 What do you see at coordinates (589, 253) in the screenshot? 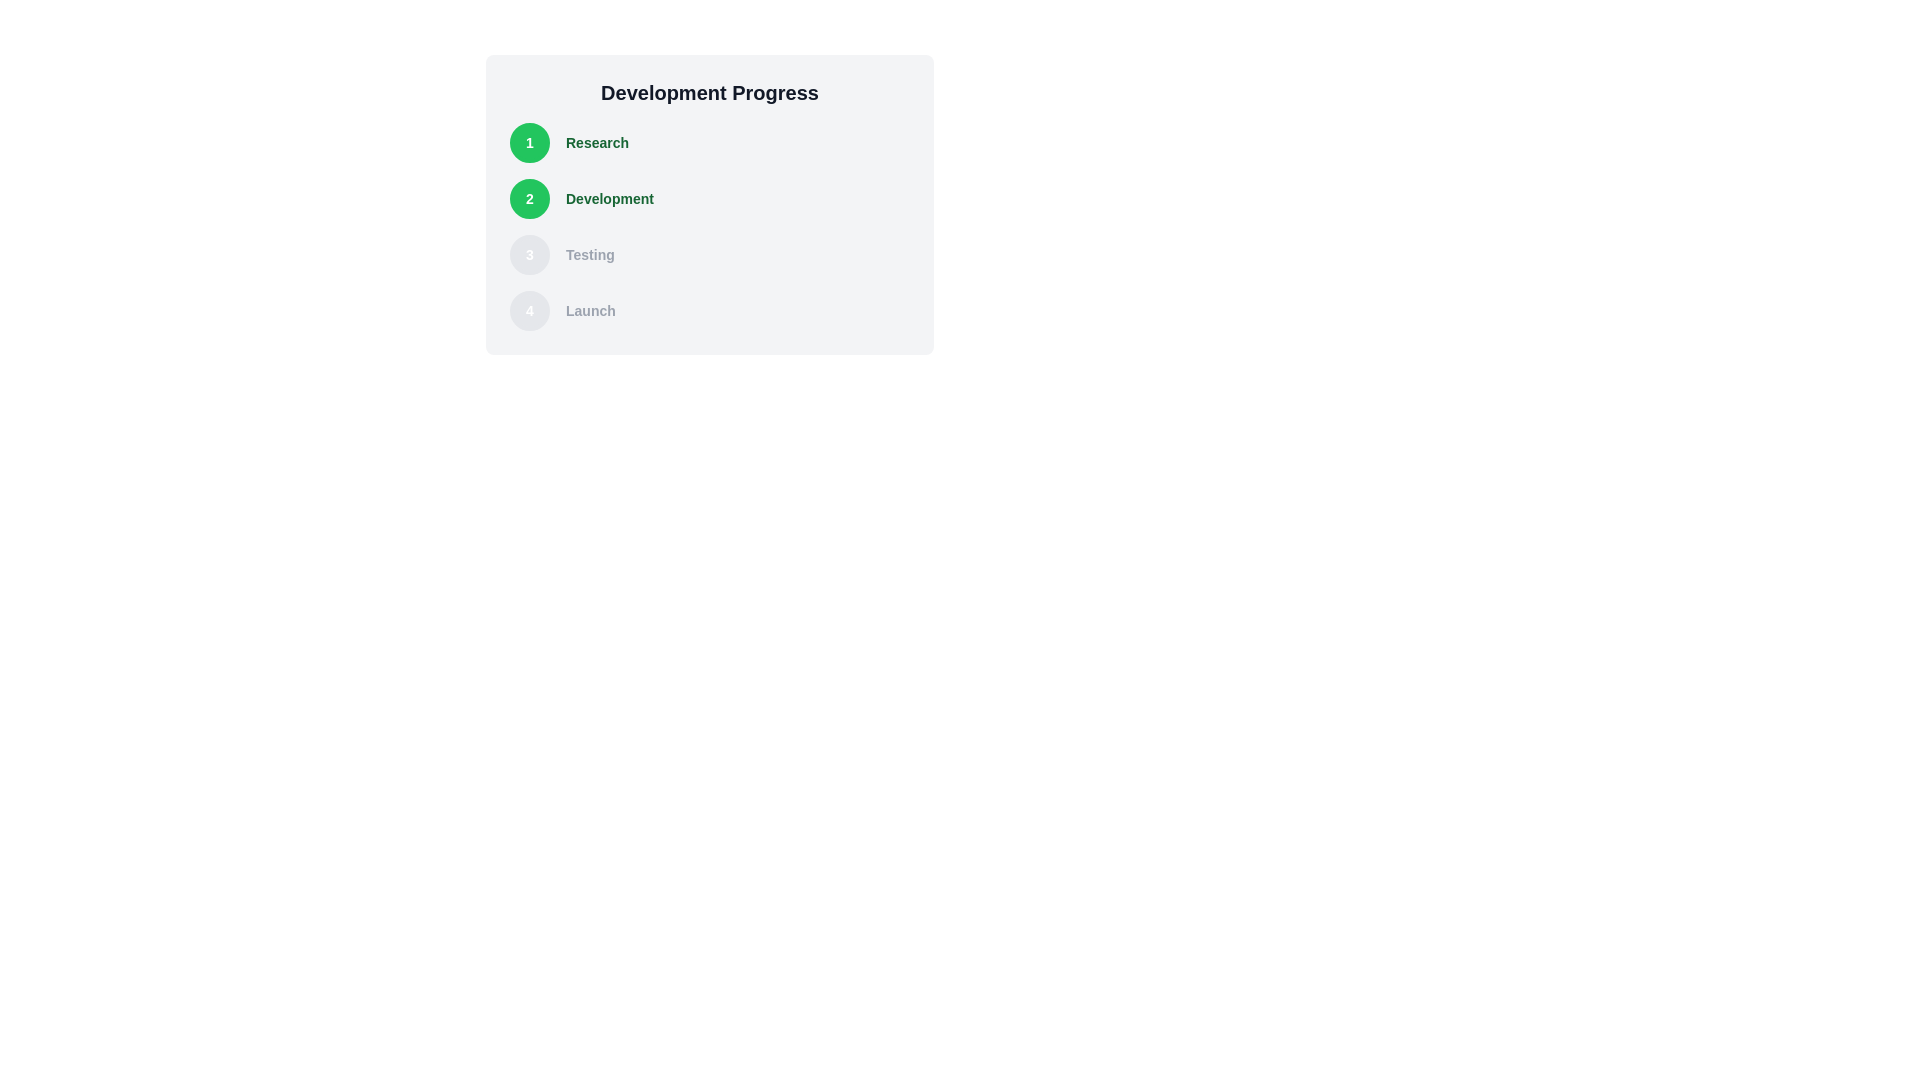
I see `the static text label that signifies the 'Testing' stage in the development workflow, which is located beneath 'Development' and above 'Launch'` at bounding box center [589, 253].